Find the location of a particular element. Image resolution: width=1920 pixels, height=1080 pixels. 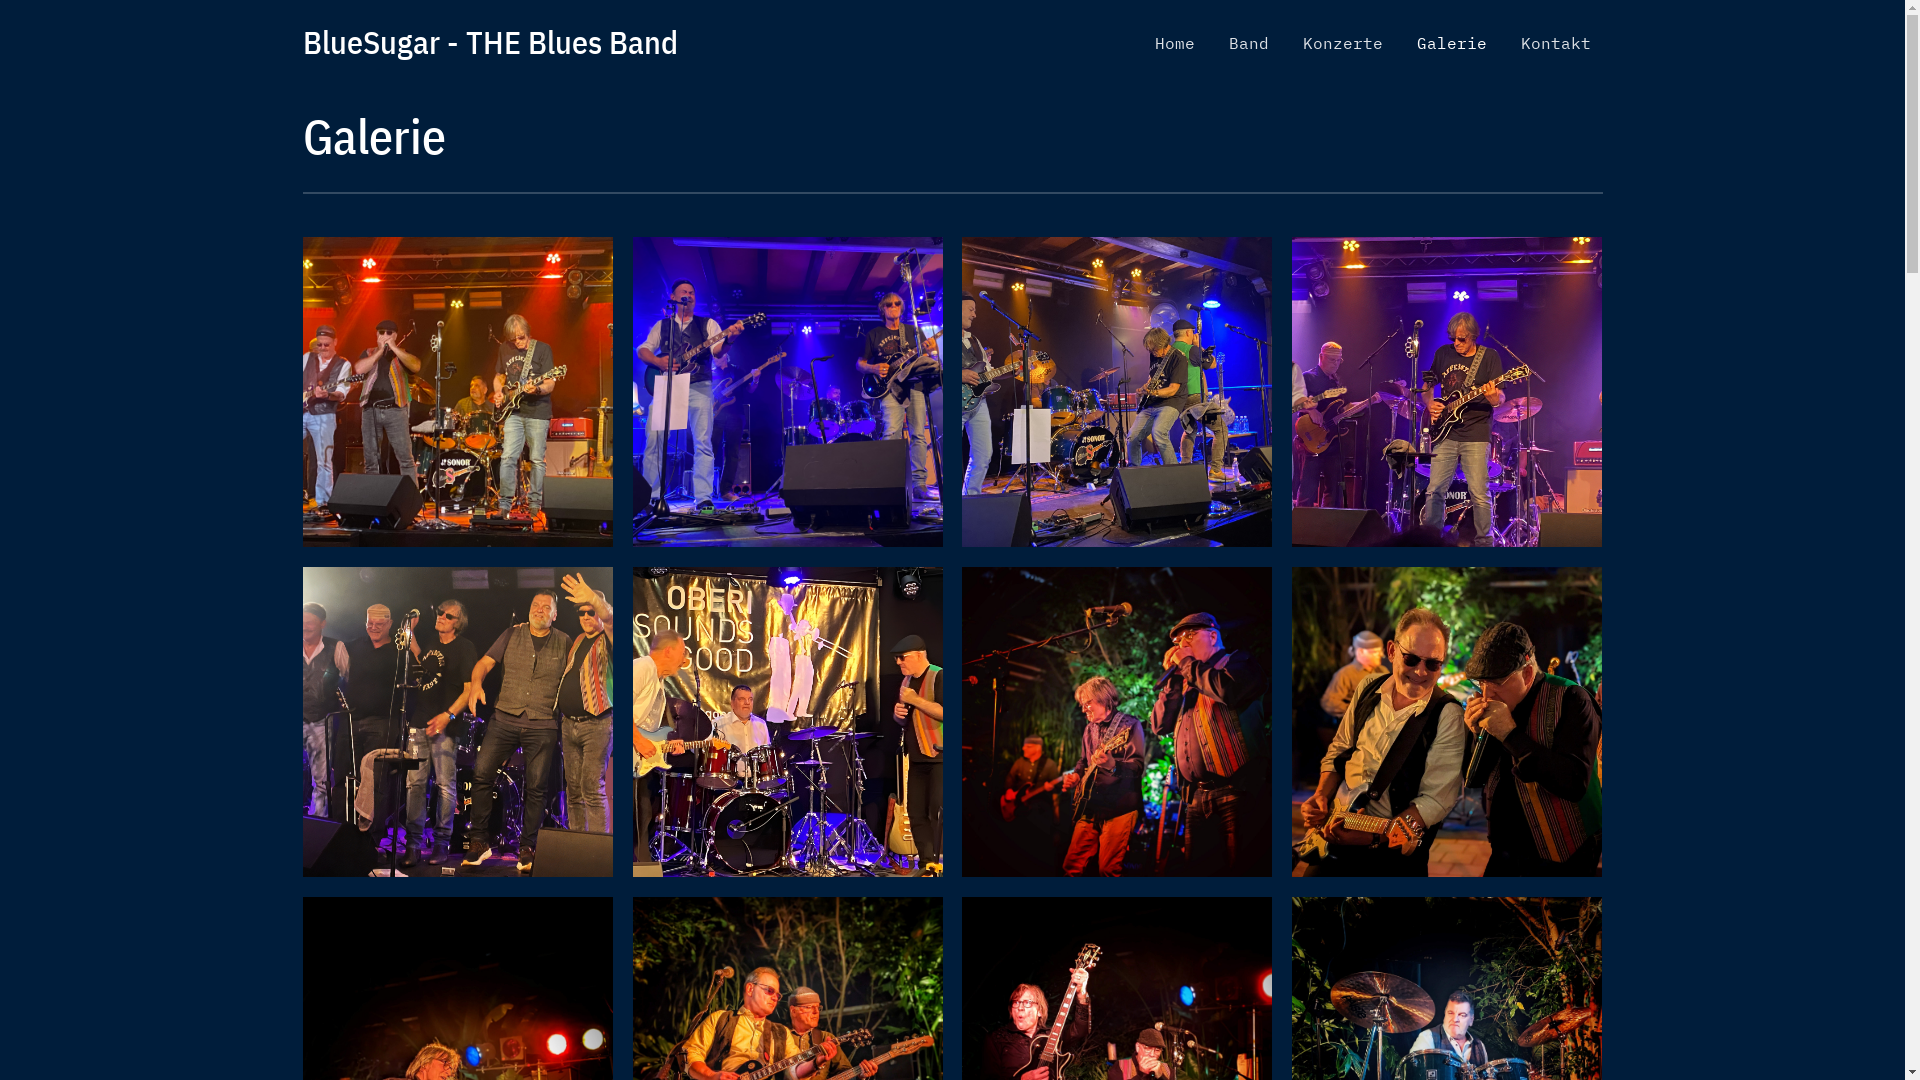

'BlueSugar - THE Blues Band' is located at coordinates (489, 42).